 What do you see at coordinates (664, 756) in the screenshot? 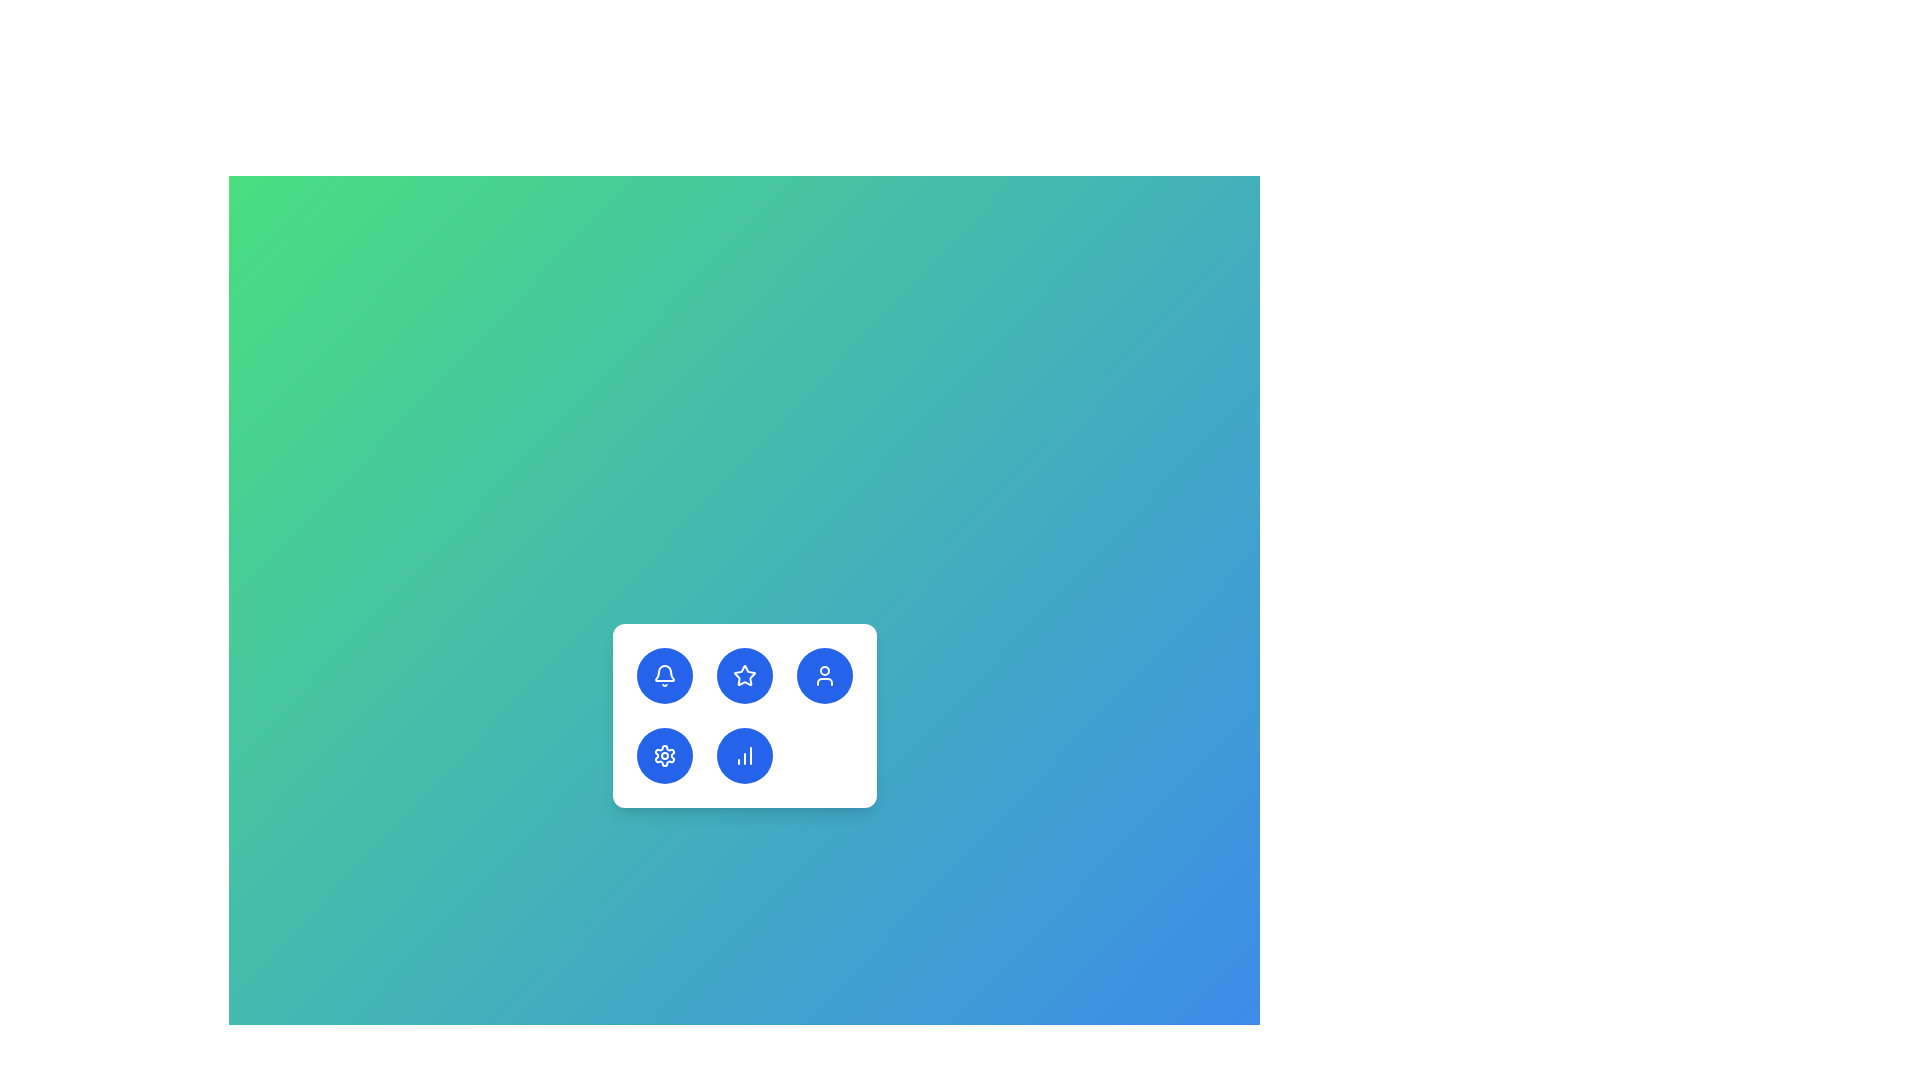
I see `the circular button with a blue background and a white gear icon` at bounding box center [664, 756].